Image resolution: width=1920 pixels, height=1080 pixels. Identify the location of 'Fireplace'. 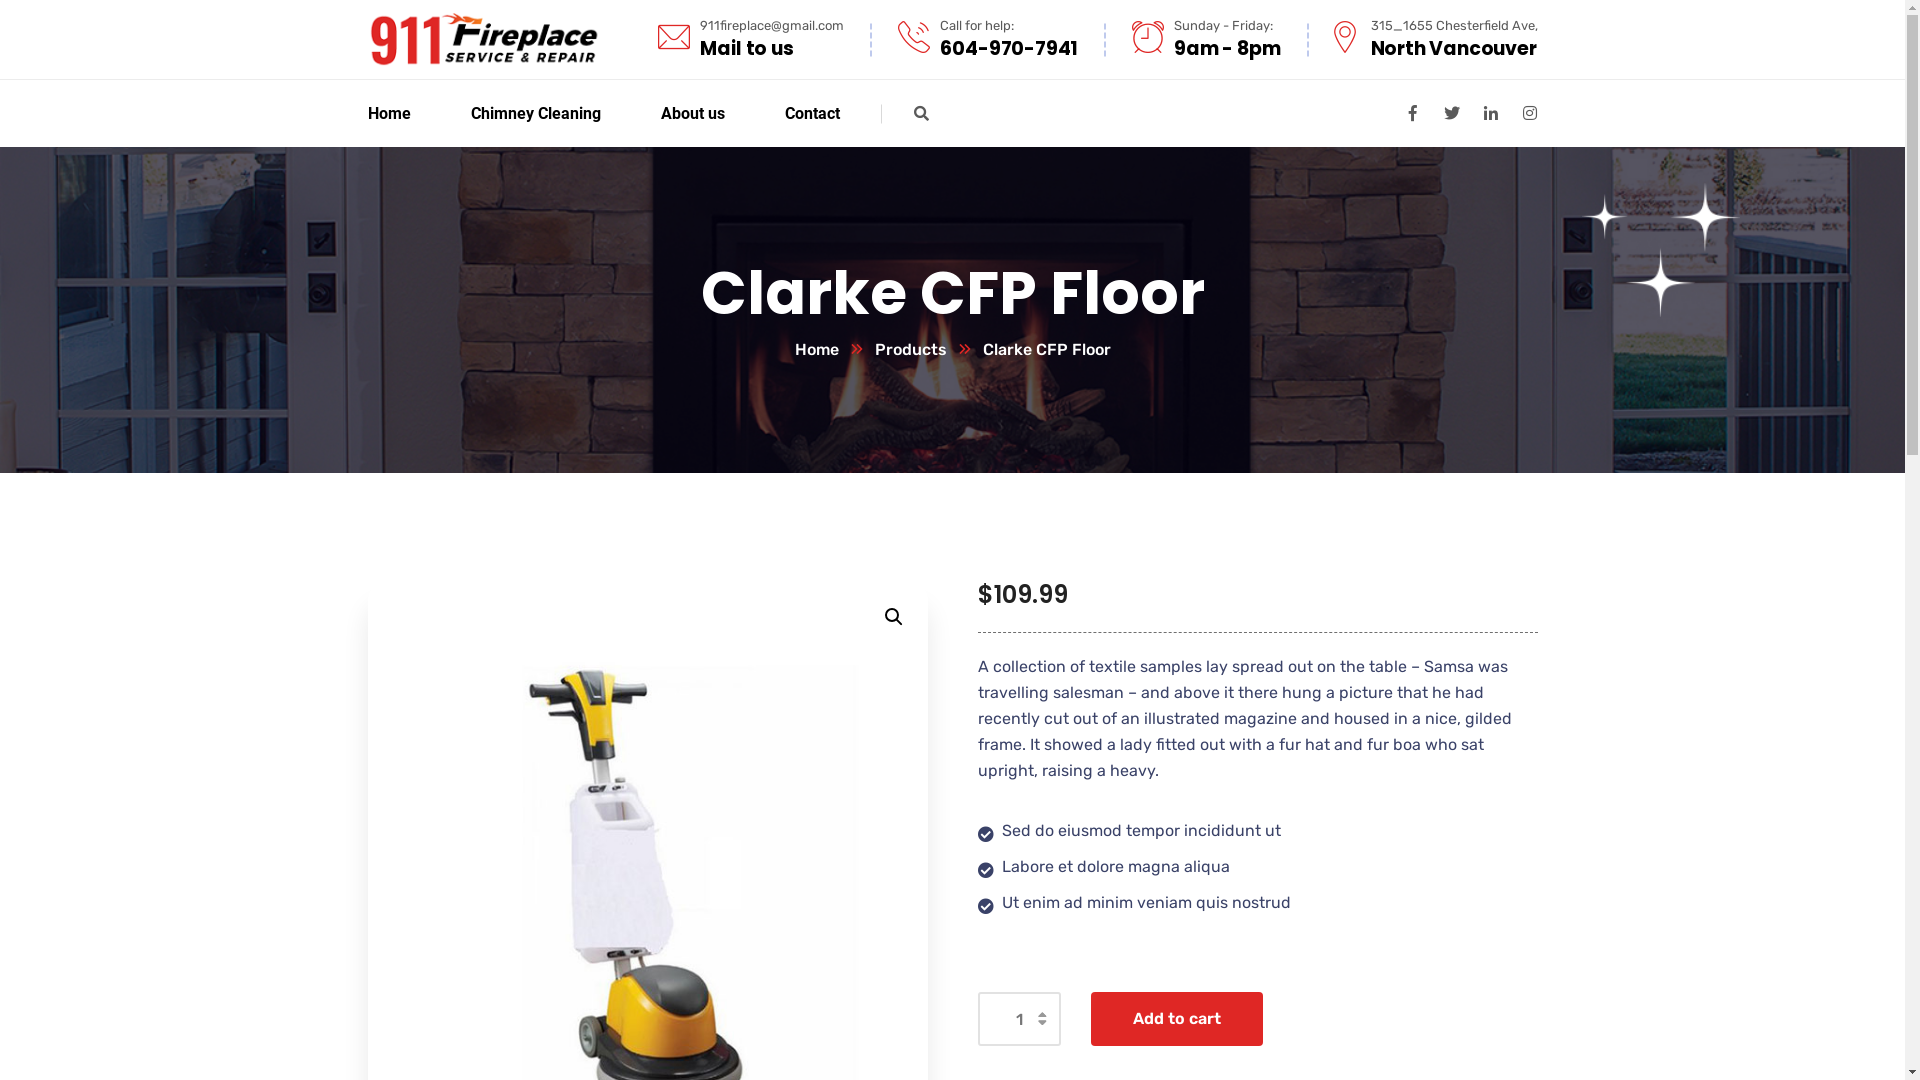
(484, 38).